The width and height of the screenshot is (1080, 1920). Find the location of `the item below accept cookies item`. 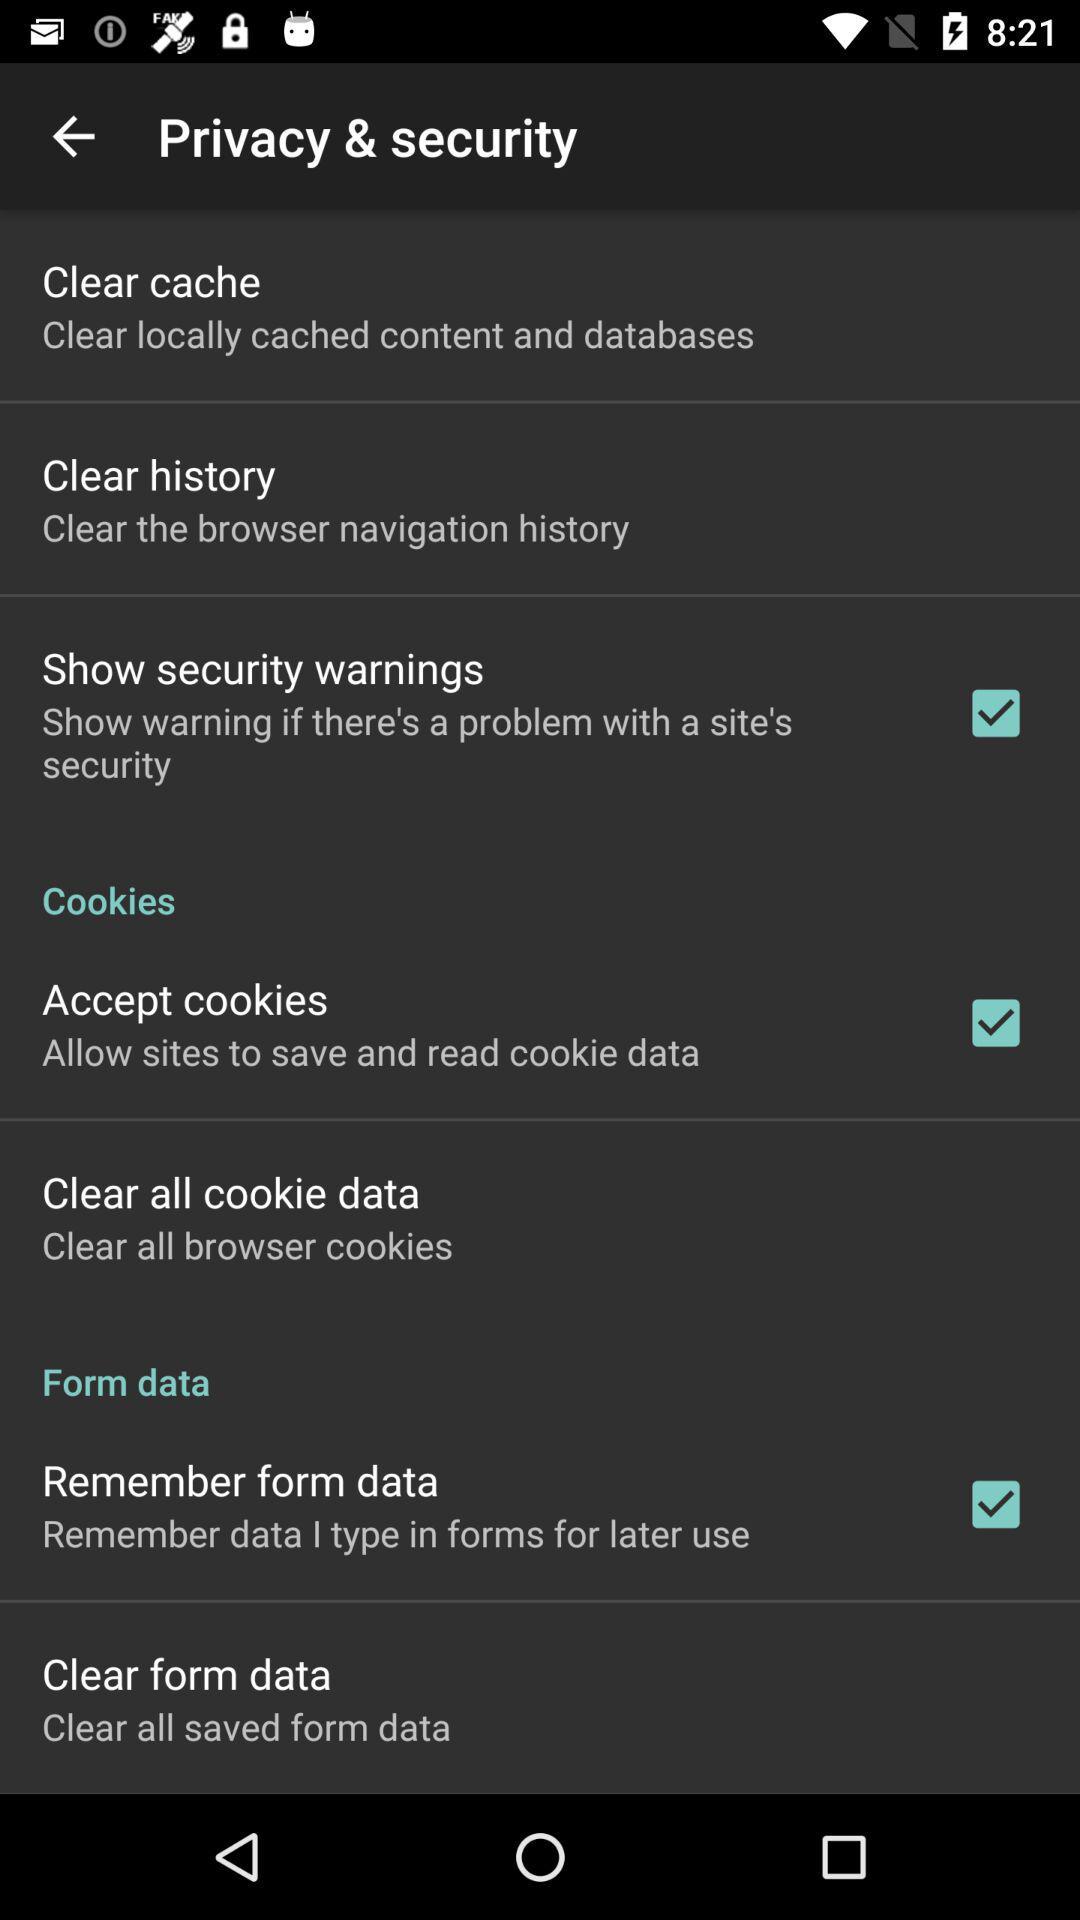

the item below accept cookies item is located at coordinates (371, 1050).